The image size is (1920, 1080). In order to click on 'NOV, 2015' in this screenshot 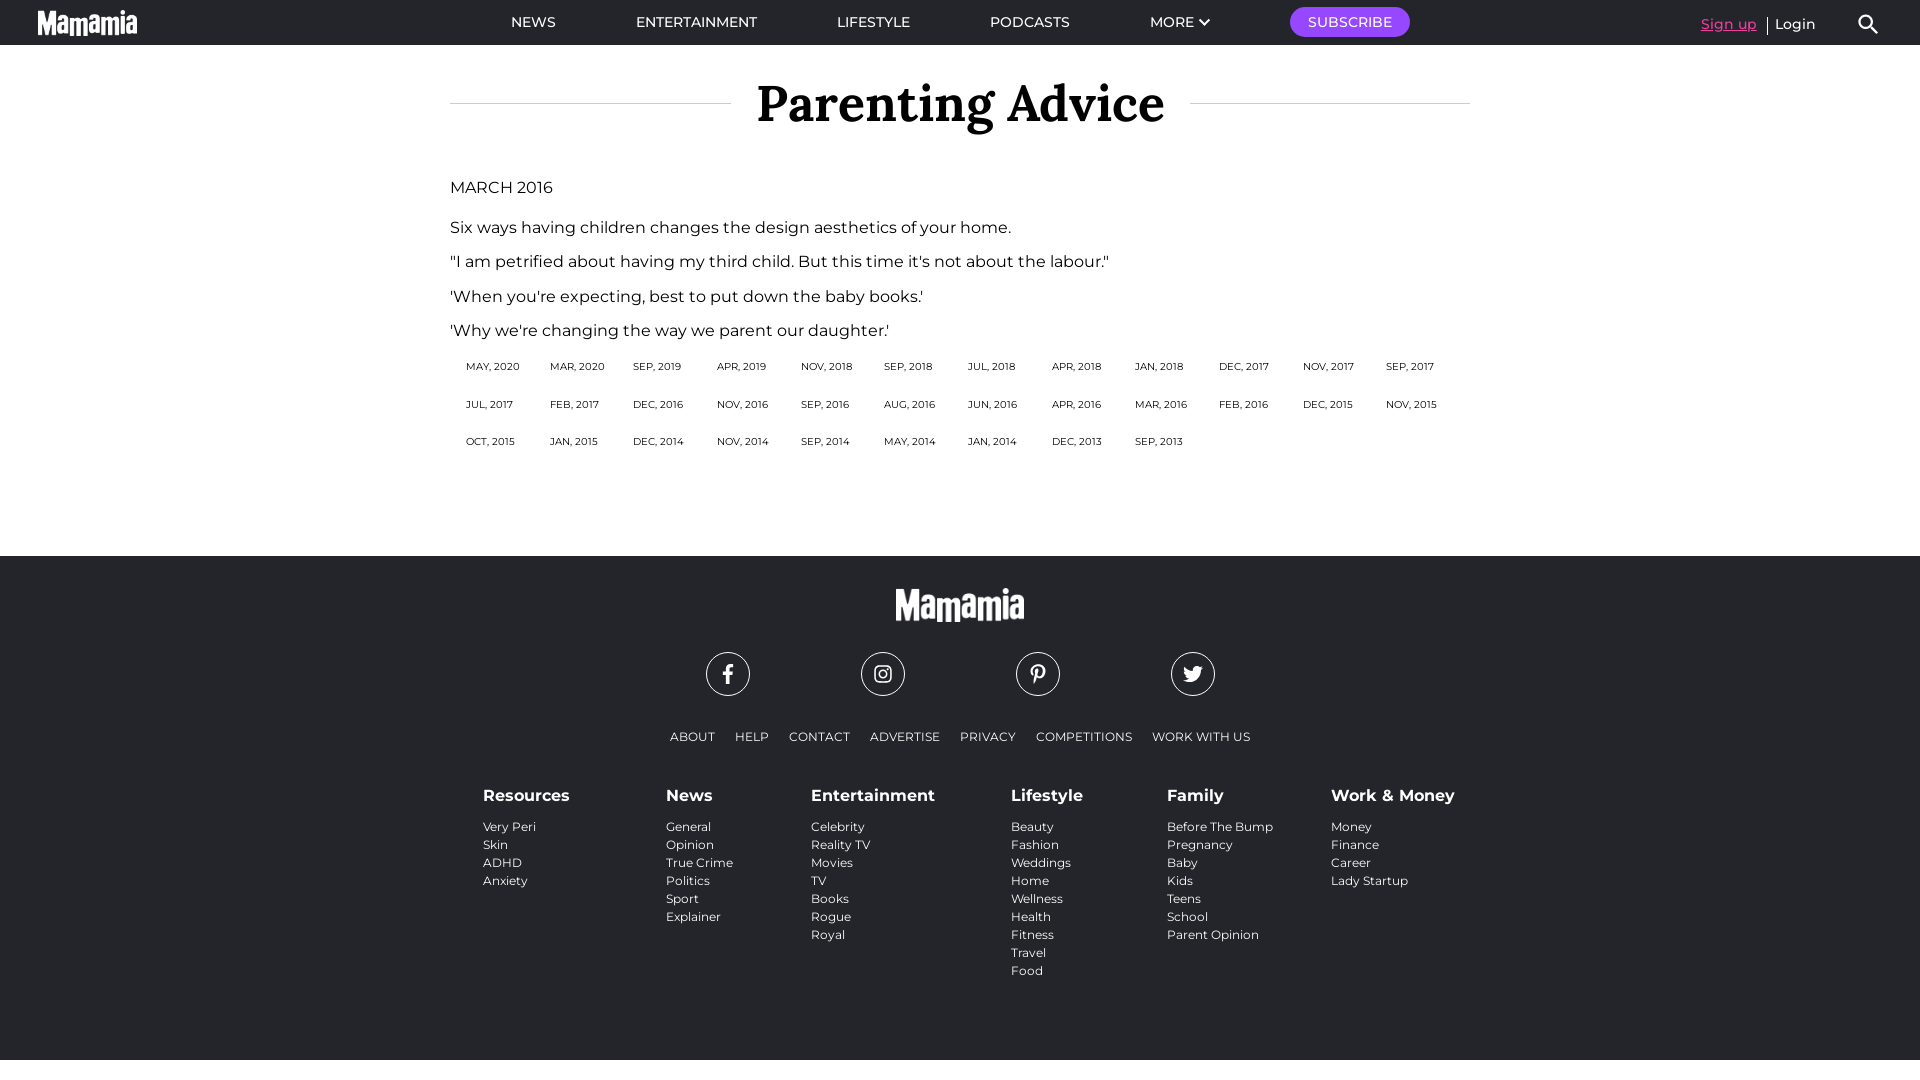, I will do `click(1385, 404)`.